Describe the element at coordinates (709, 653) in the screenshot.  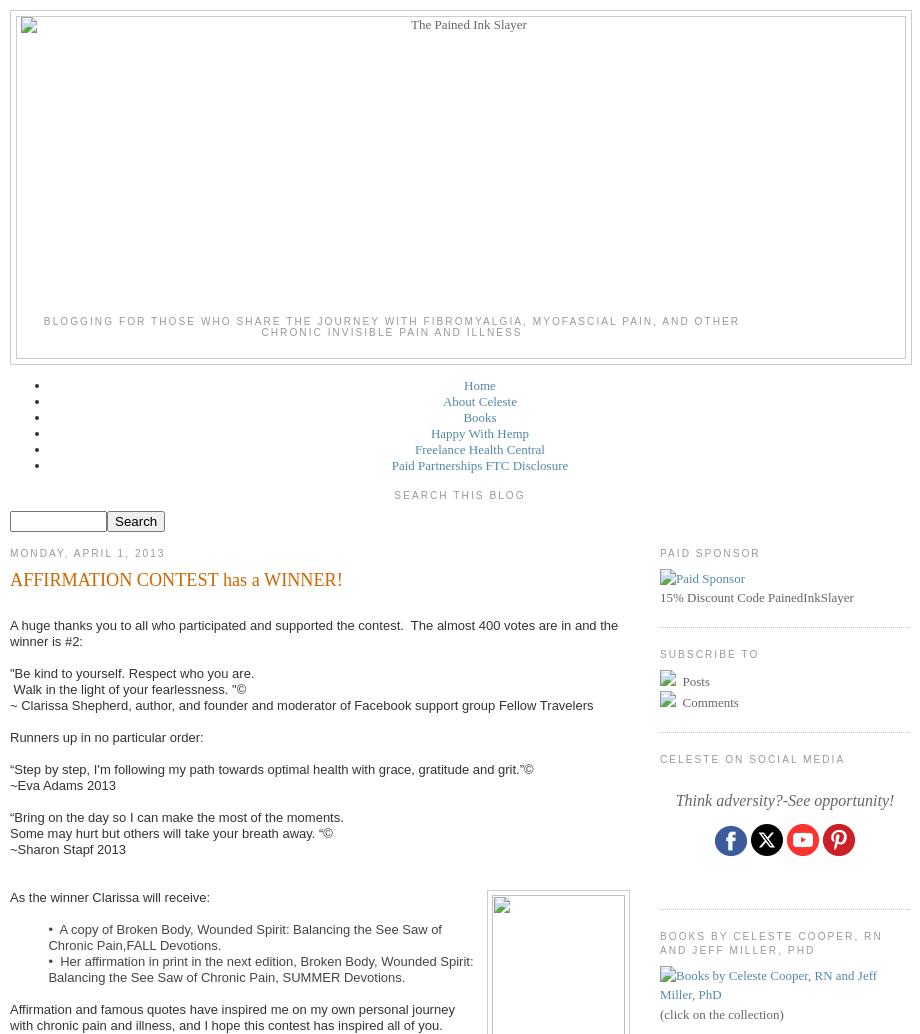
I see `'Subscribe To'` at that location.